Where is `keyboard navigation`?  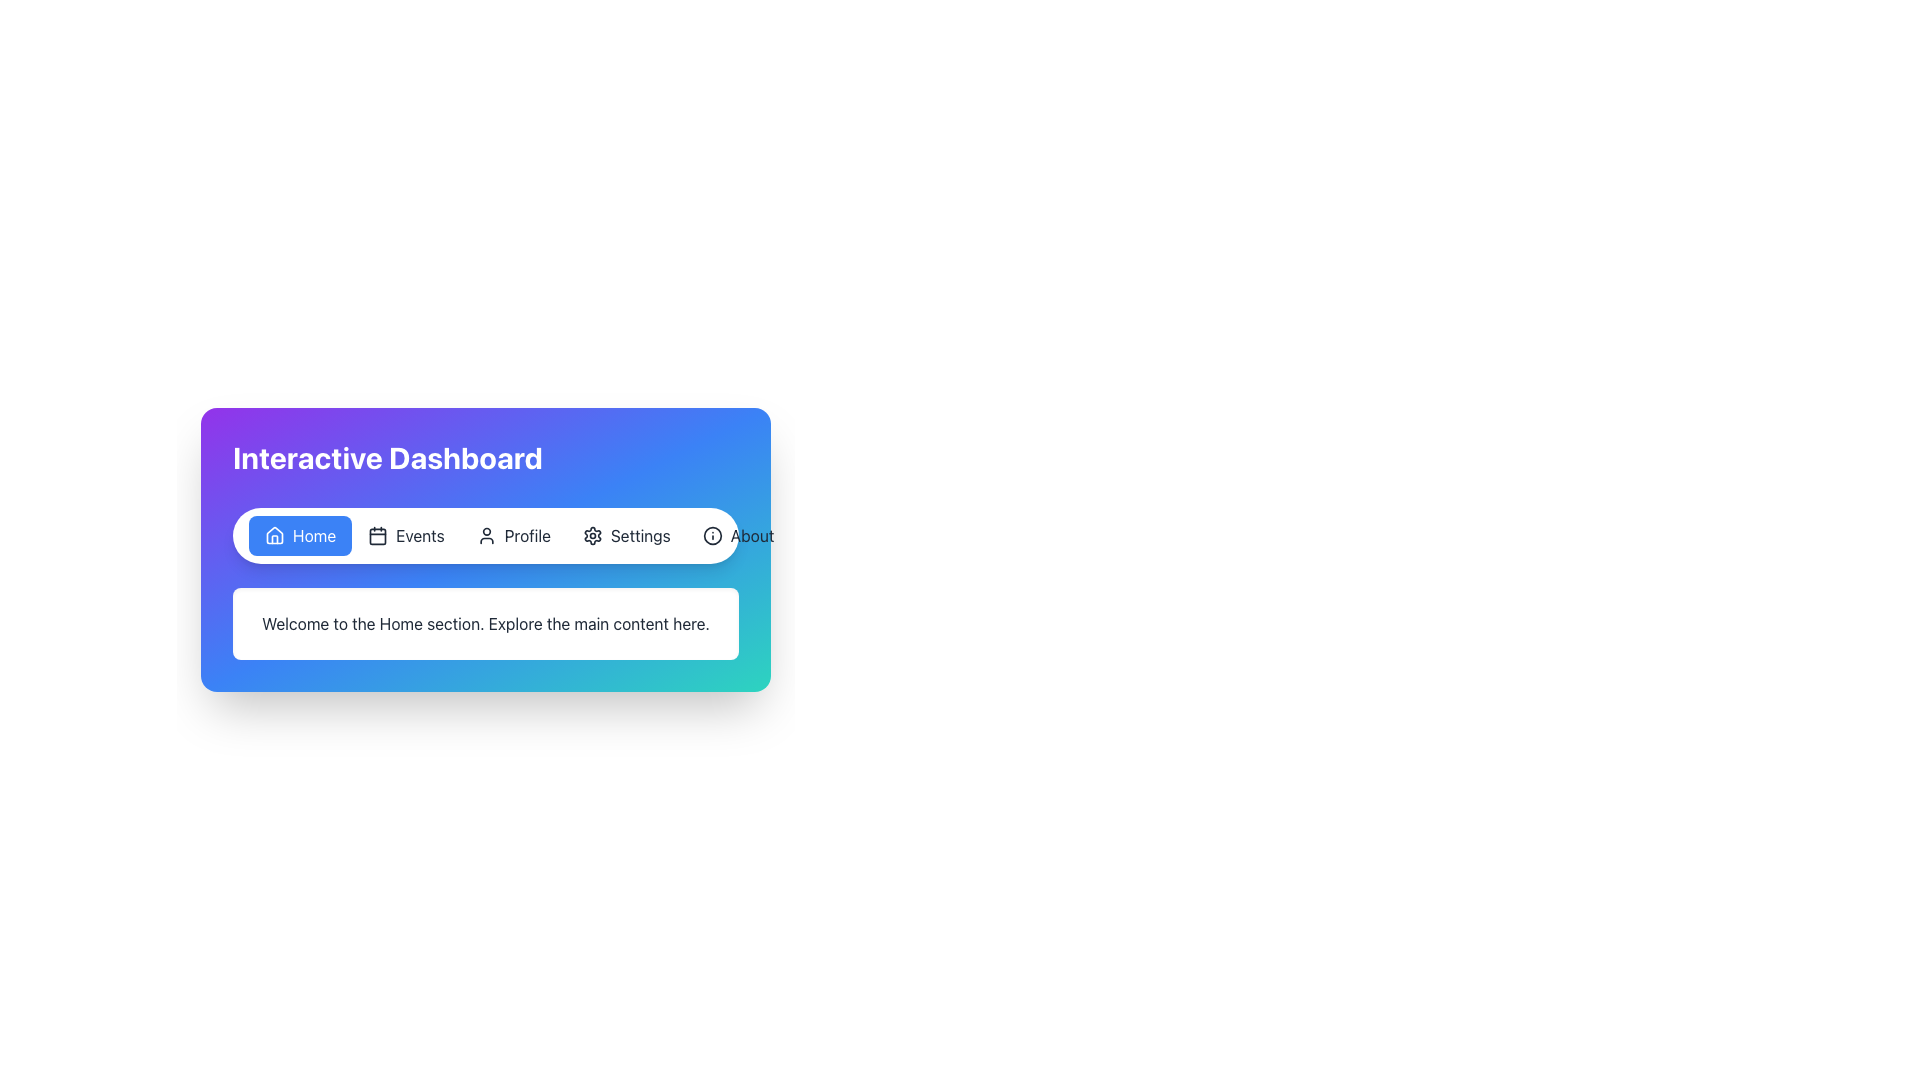 keyboard navigation is located at coordinates (485, 535).